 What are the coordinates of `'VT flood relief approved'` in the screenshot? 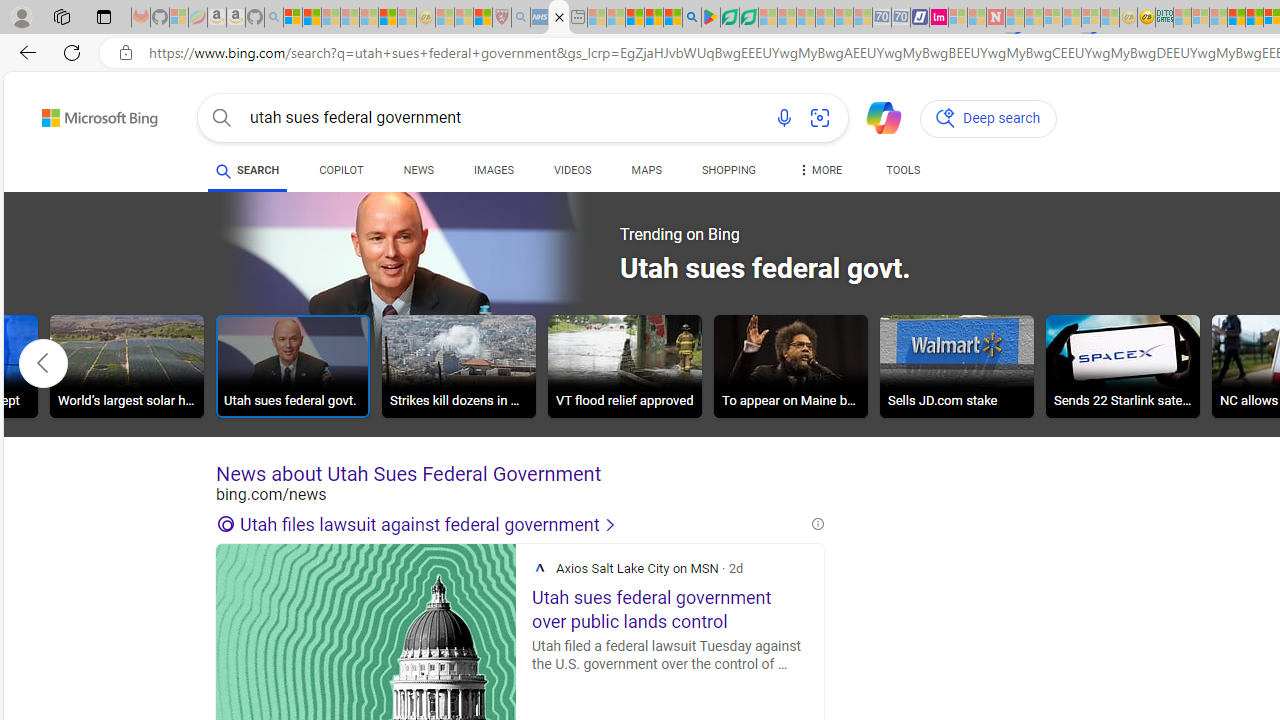 It's located at (623, 366).